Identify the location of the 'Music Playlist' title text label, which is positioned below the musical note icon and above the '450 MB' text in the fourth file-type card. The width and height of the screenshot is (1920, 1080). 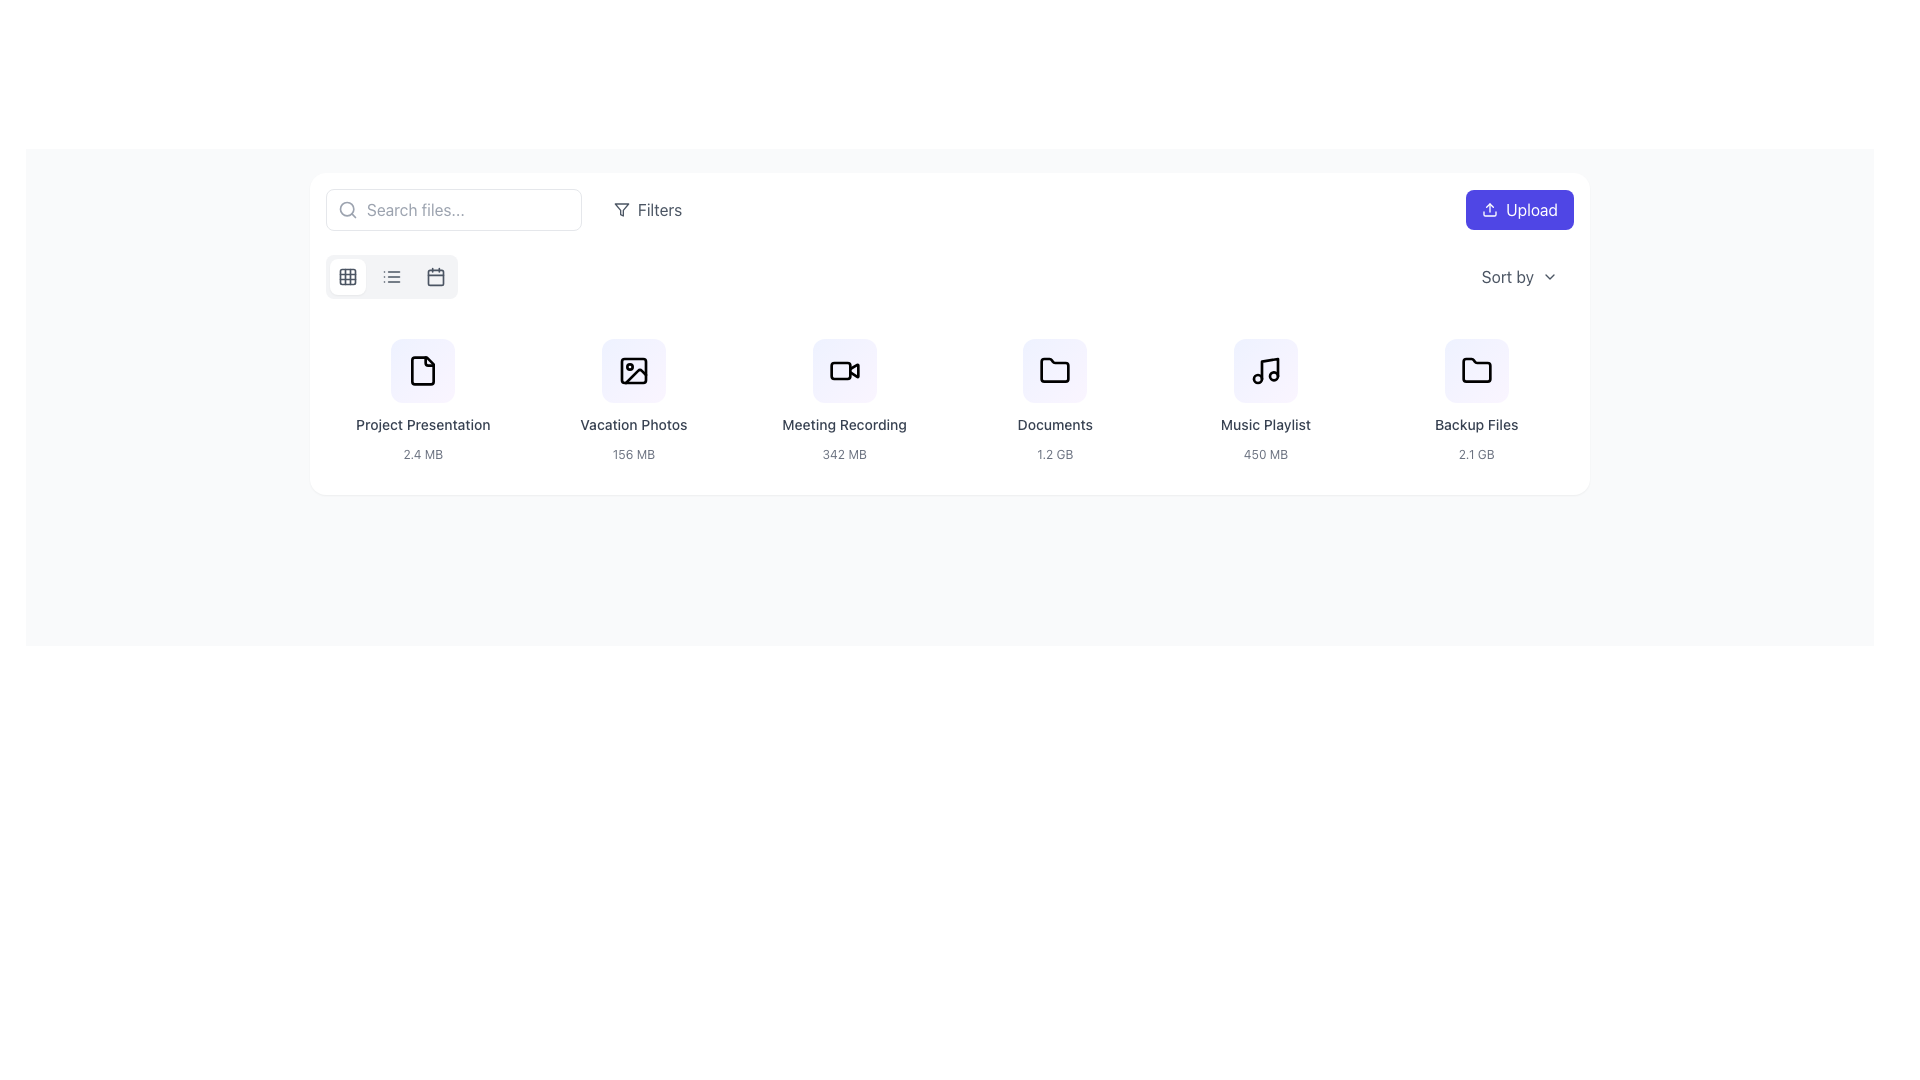
(1265, 423).